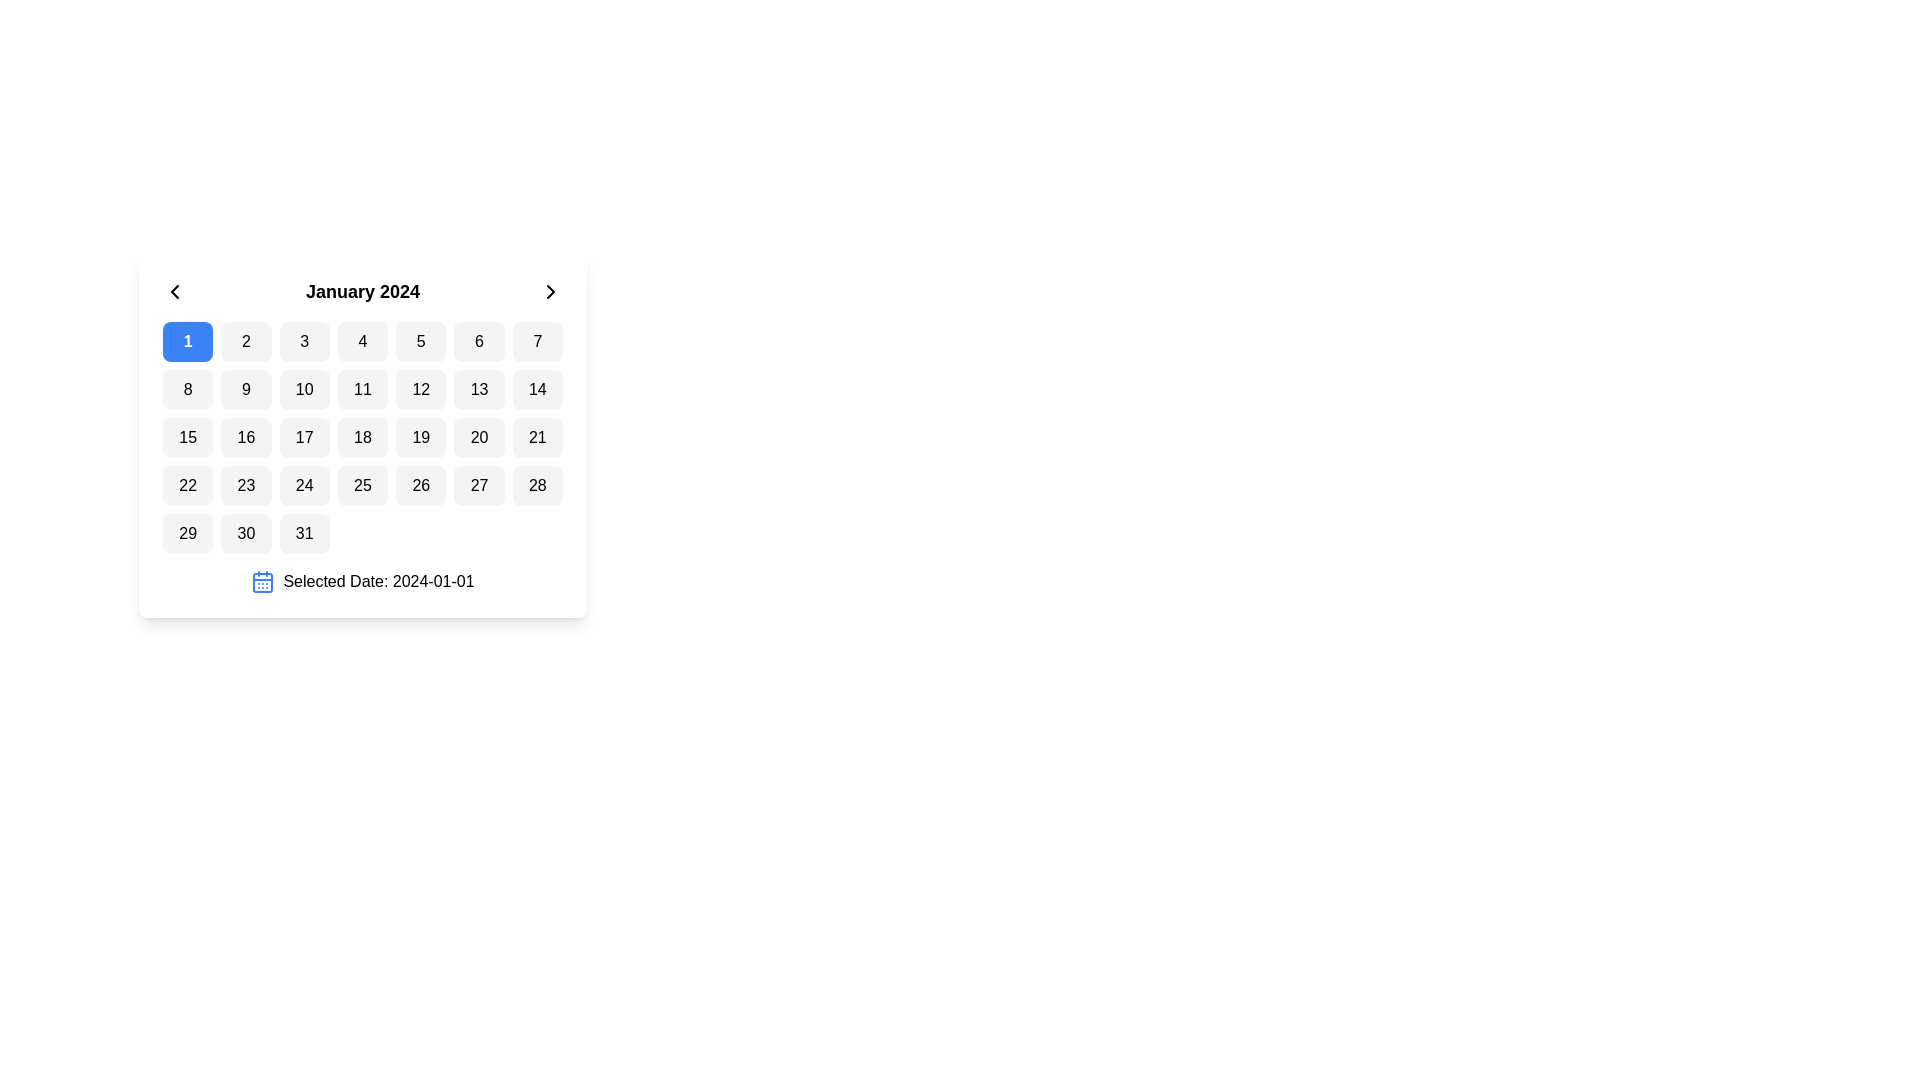 The image size is (1920, 1080). Describe the element at coordinates (174, 292) in the screenshot. I see `the left-pointing arrow icon in the calendar header` at that location.